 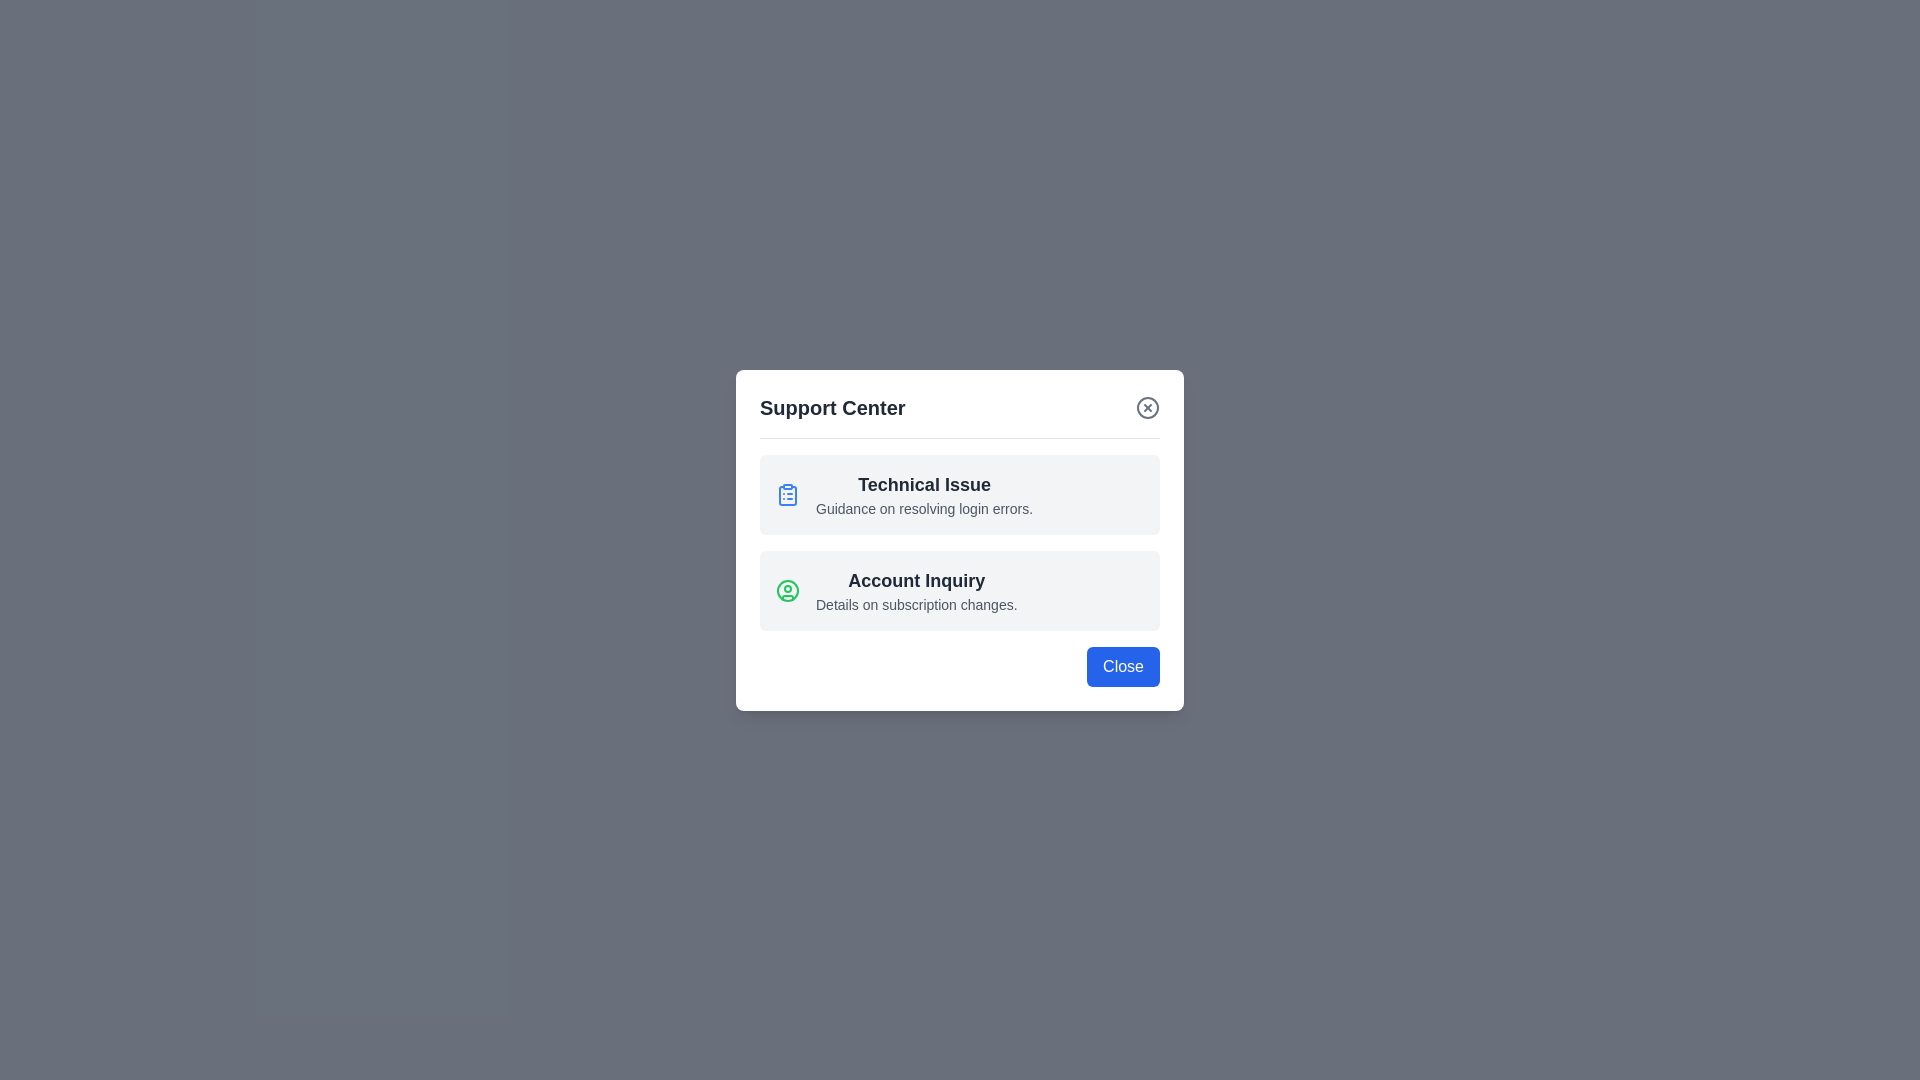 I want to click on the 'Close' button to close the dialog, so click(x=1123, y=666).